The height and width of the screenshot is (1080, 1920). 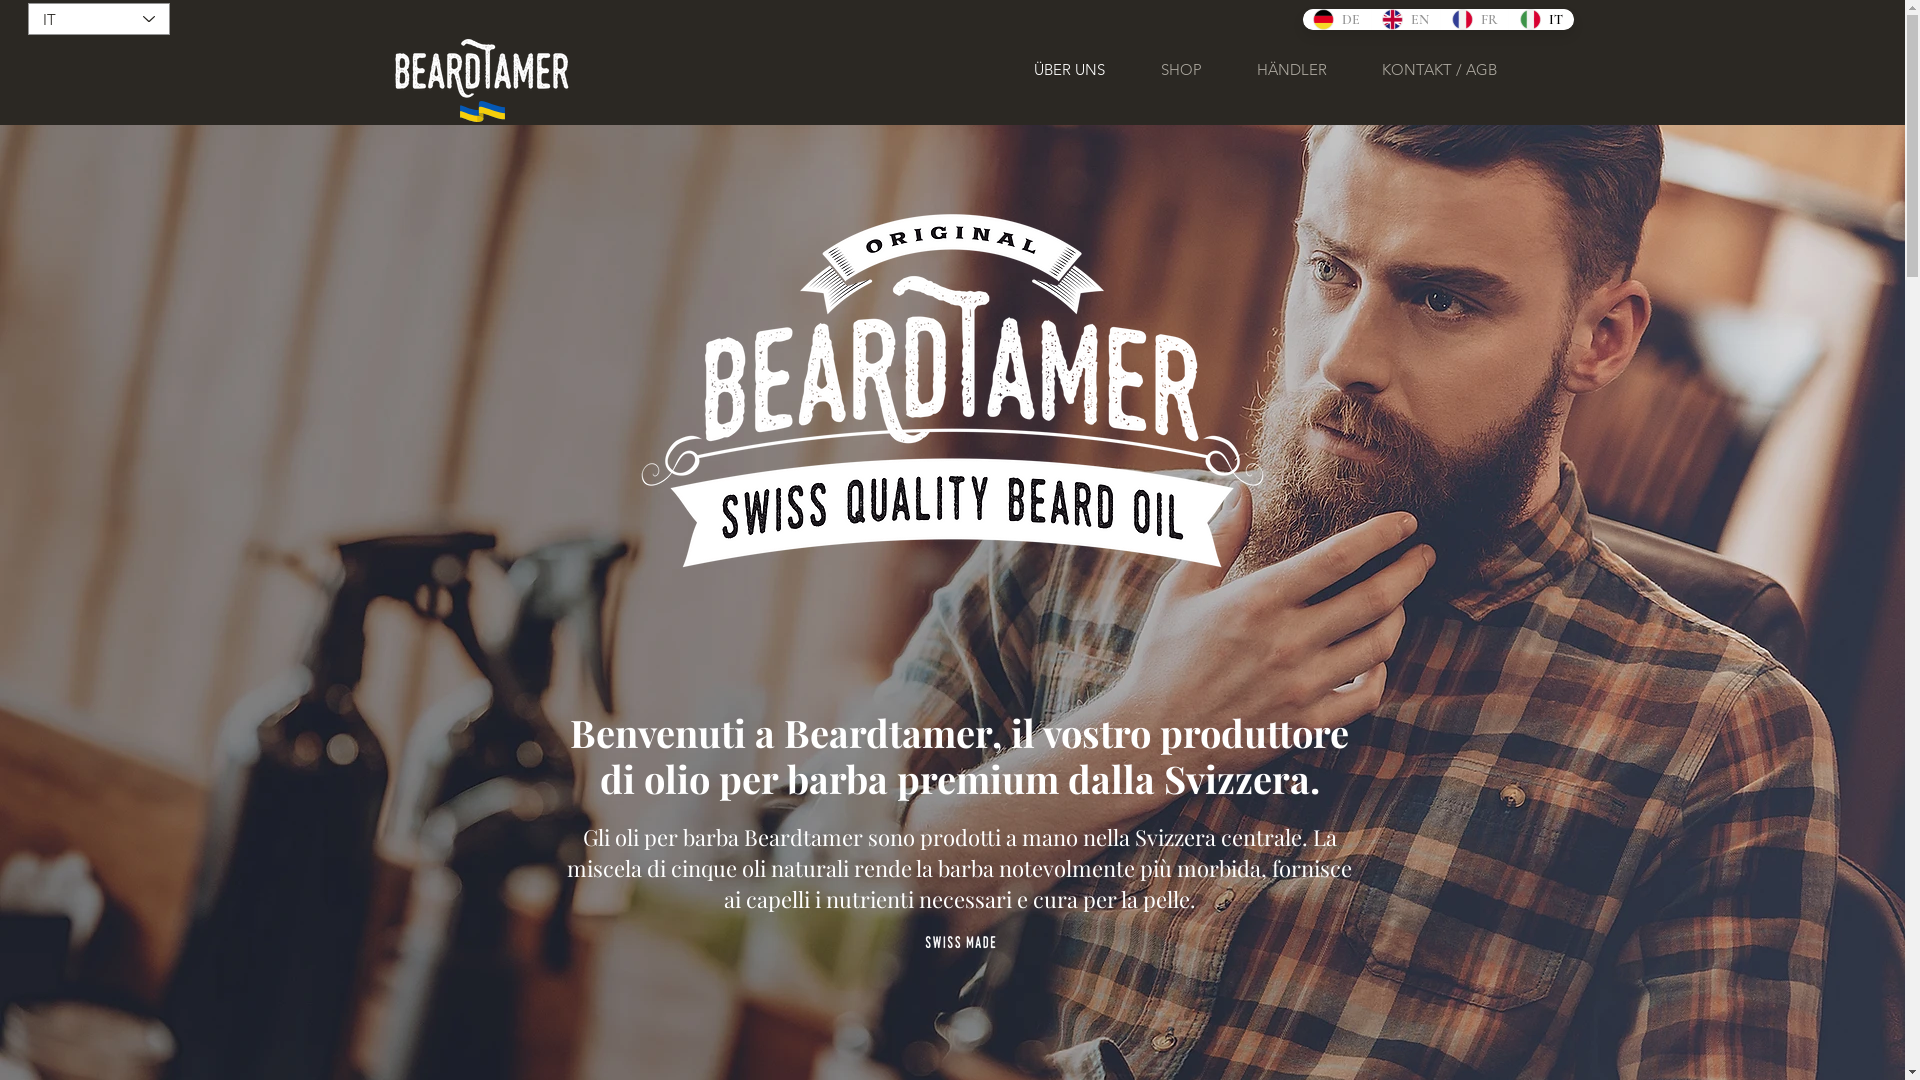 What do you see at coordinates (1335, 19) in the screenshot?
I see `'DE'` at bounding box center [1335, 19].